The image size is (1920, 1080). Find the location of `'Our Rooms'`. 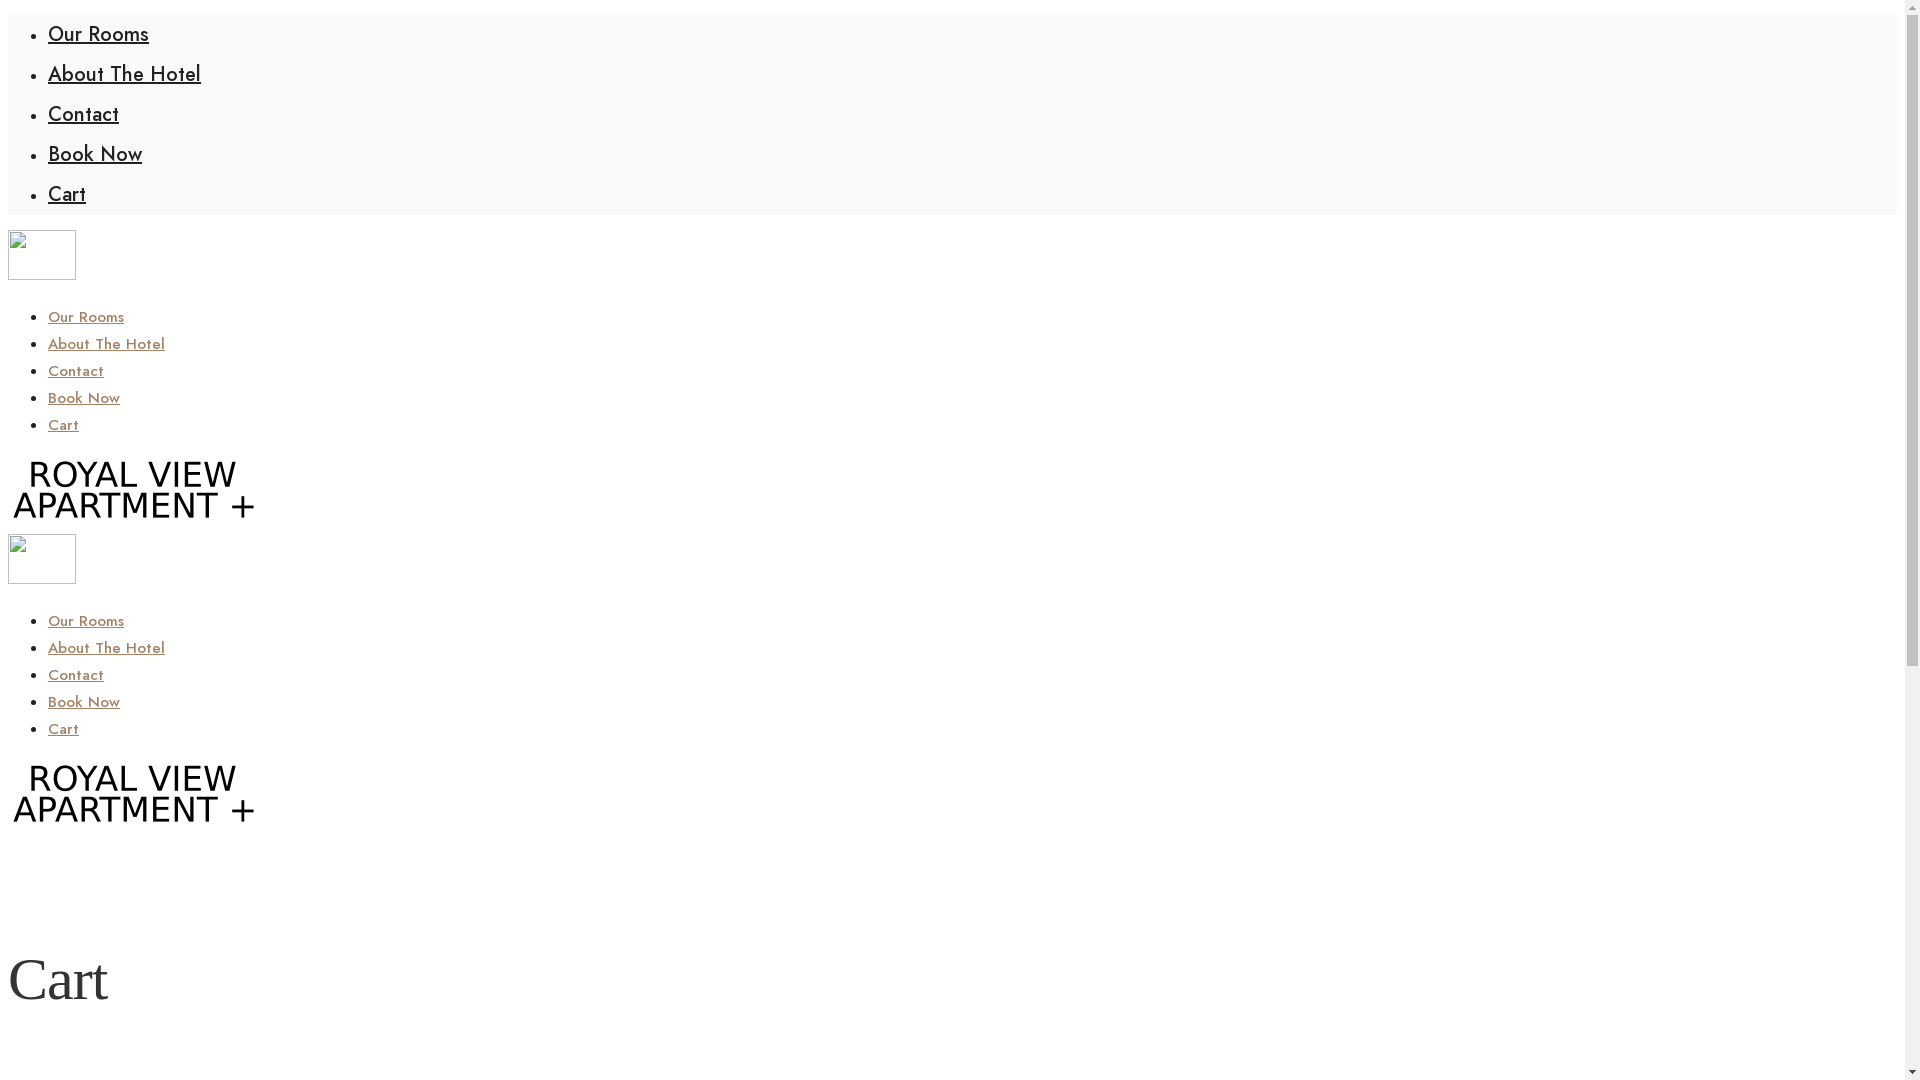

'Our Rooms' is located at coordinates (48, 620).